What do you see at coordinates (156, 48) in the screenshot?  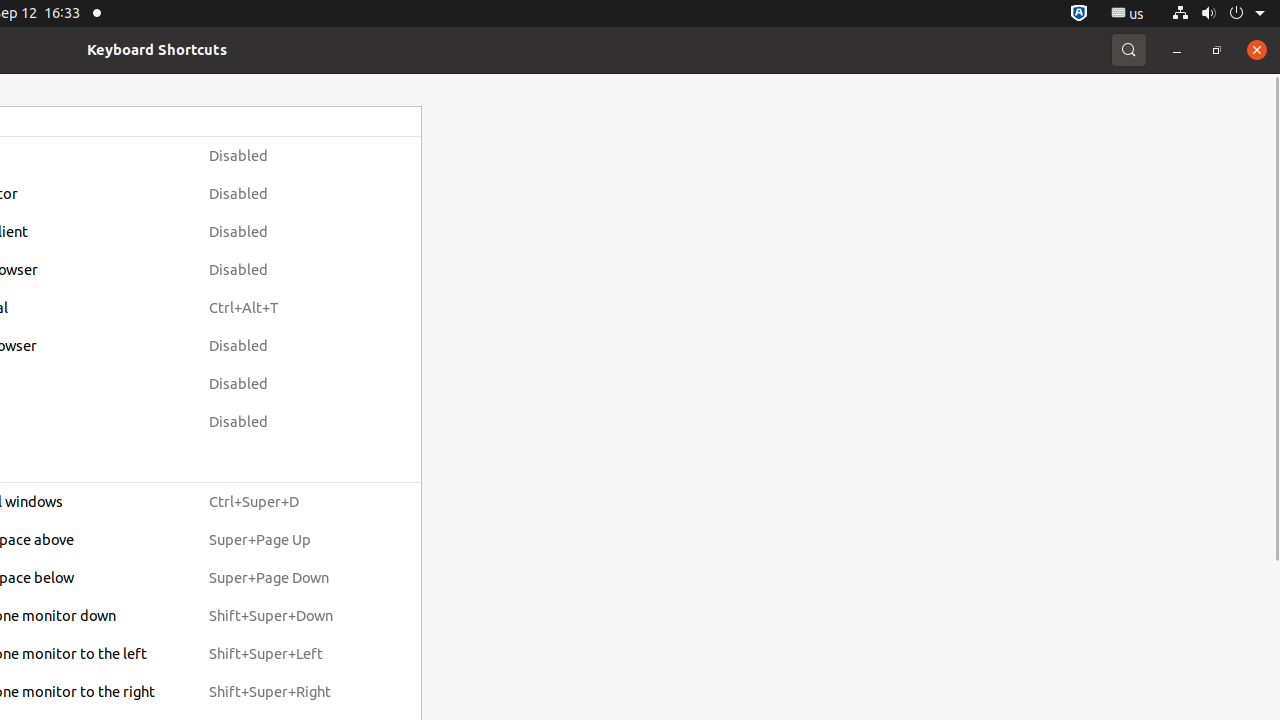 I see `'Keyboard Shortcuts'` at bounding box center [156, 48].